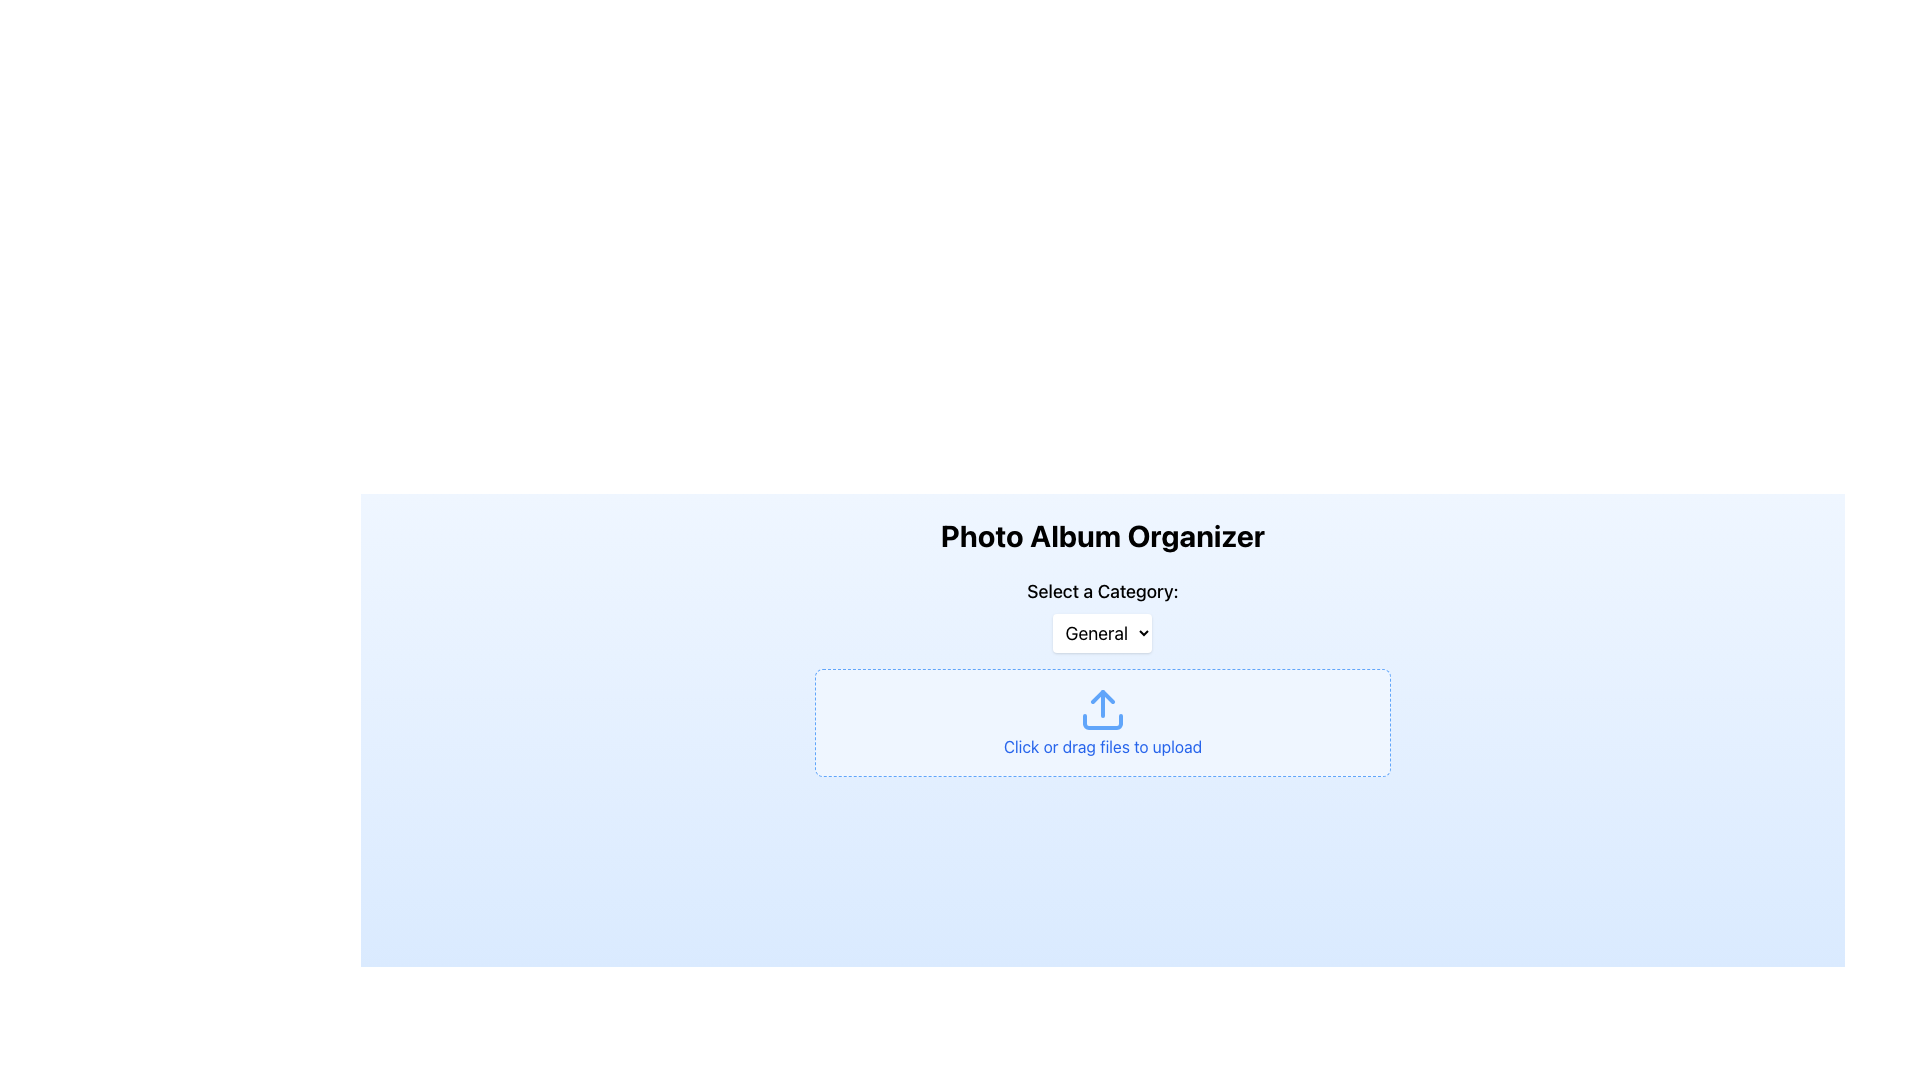  Describe the element at coordinates (1102, 590) in the screenshot. I see `the text label that reads 'Select a Category:', which is styled with medium-sized, bolded black text and positioned above the dropdown menu labeled 'General'` at that location.